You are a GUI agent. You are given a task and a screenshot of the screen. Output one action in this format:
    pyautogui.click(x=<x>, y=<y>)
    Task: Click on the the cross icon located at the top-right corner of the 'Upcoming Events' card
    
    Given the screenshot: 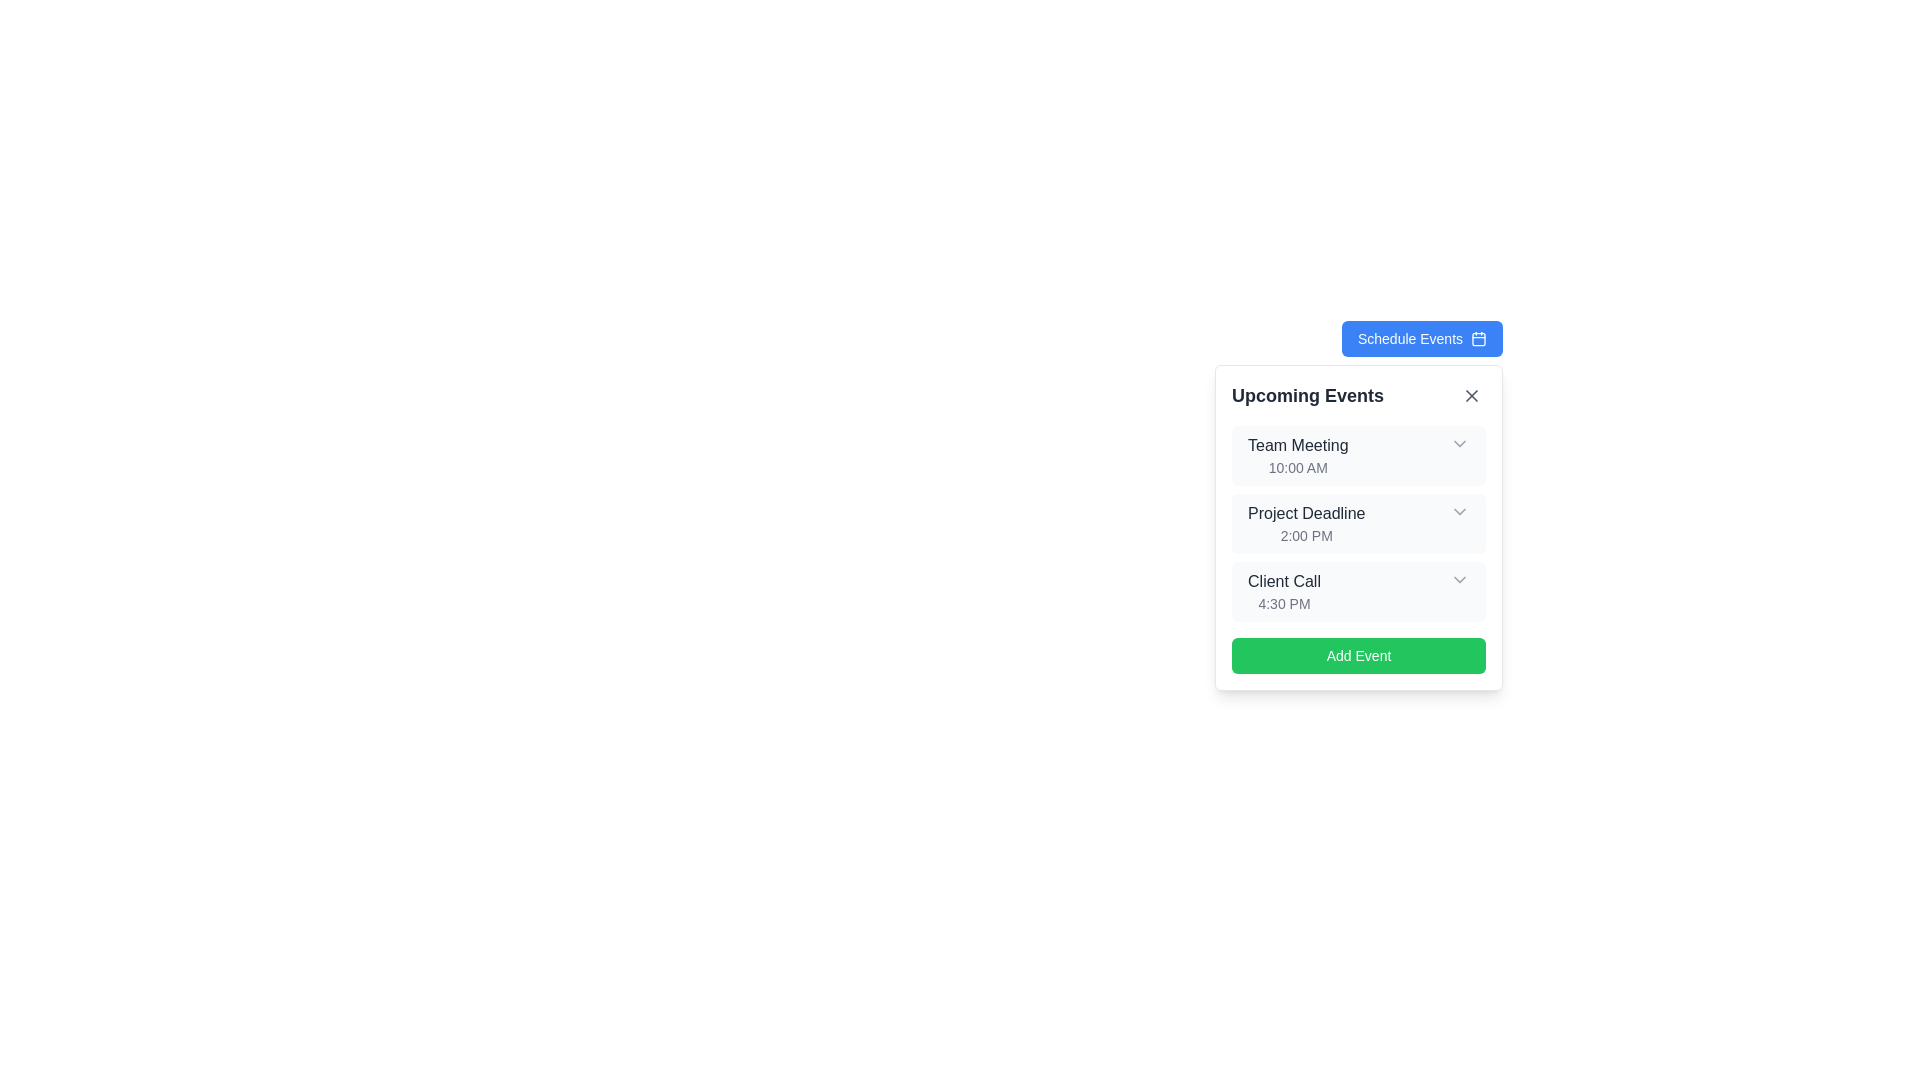 What is the action you would take?
    pyautogui.click(x=1472, y=396)
    